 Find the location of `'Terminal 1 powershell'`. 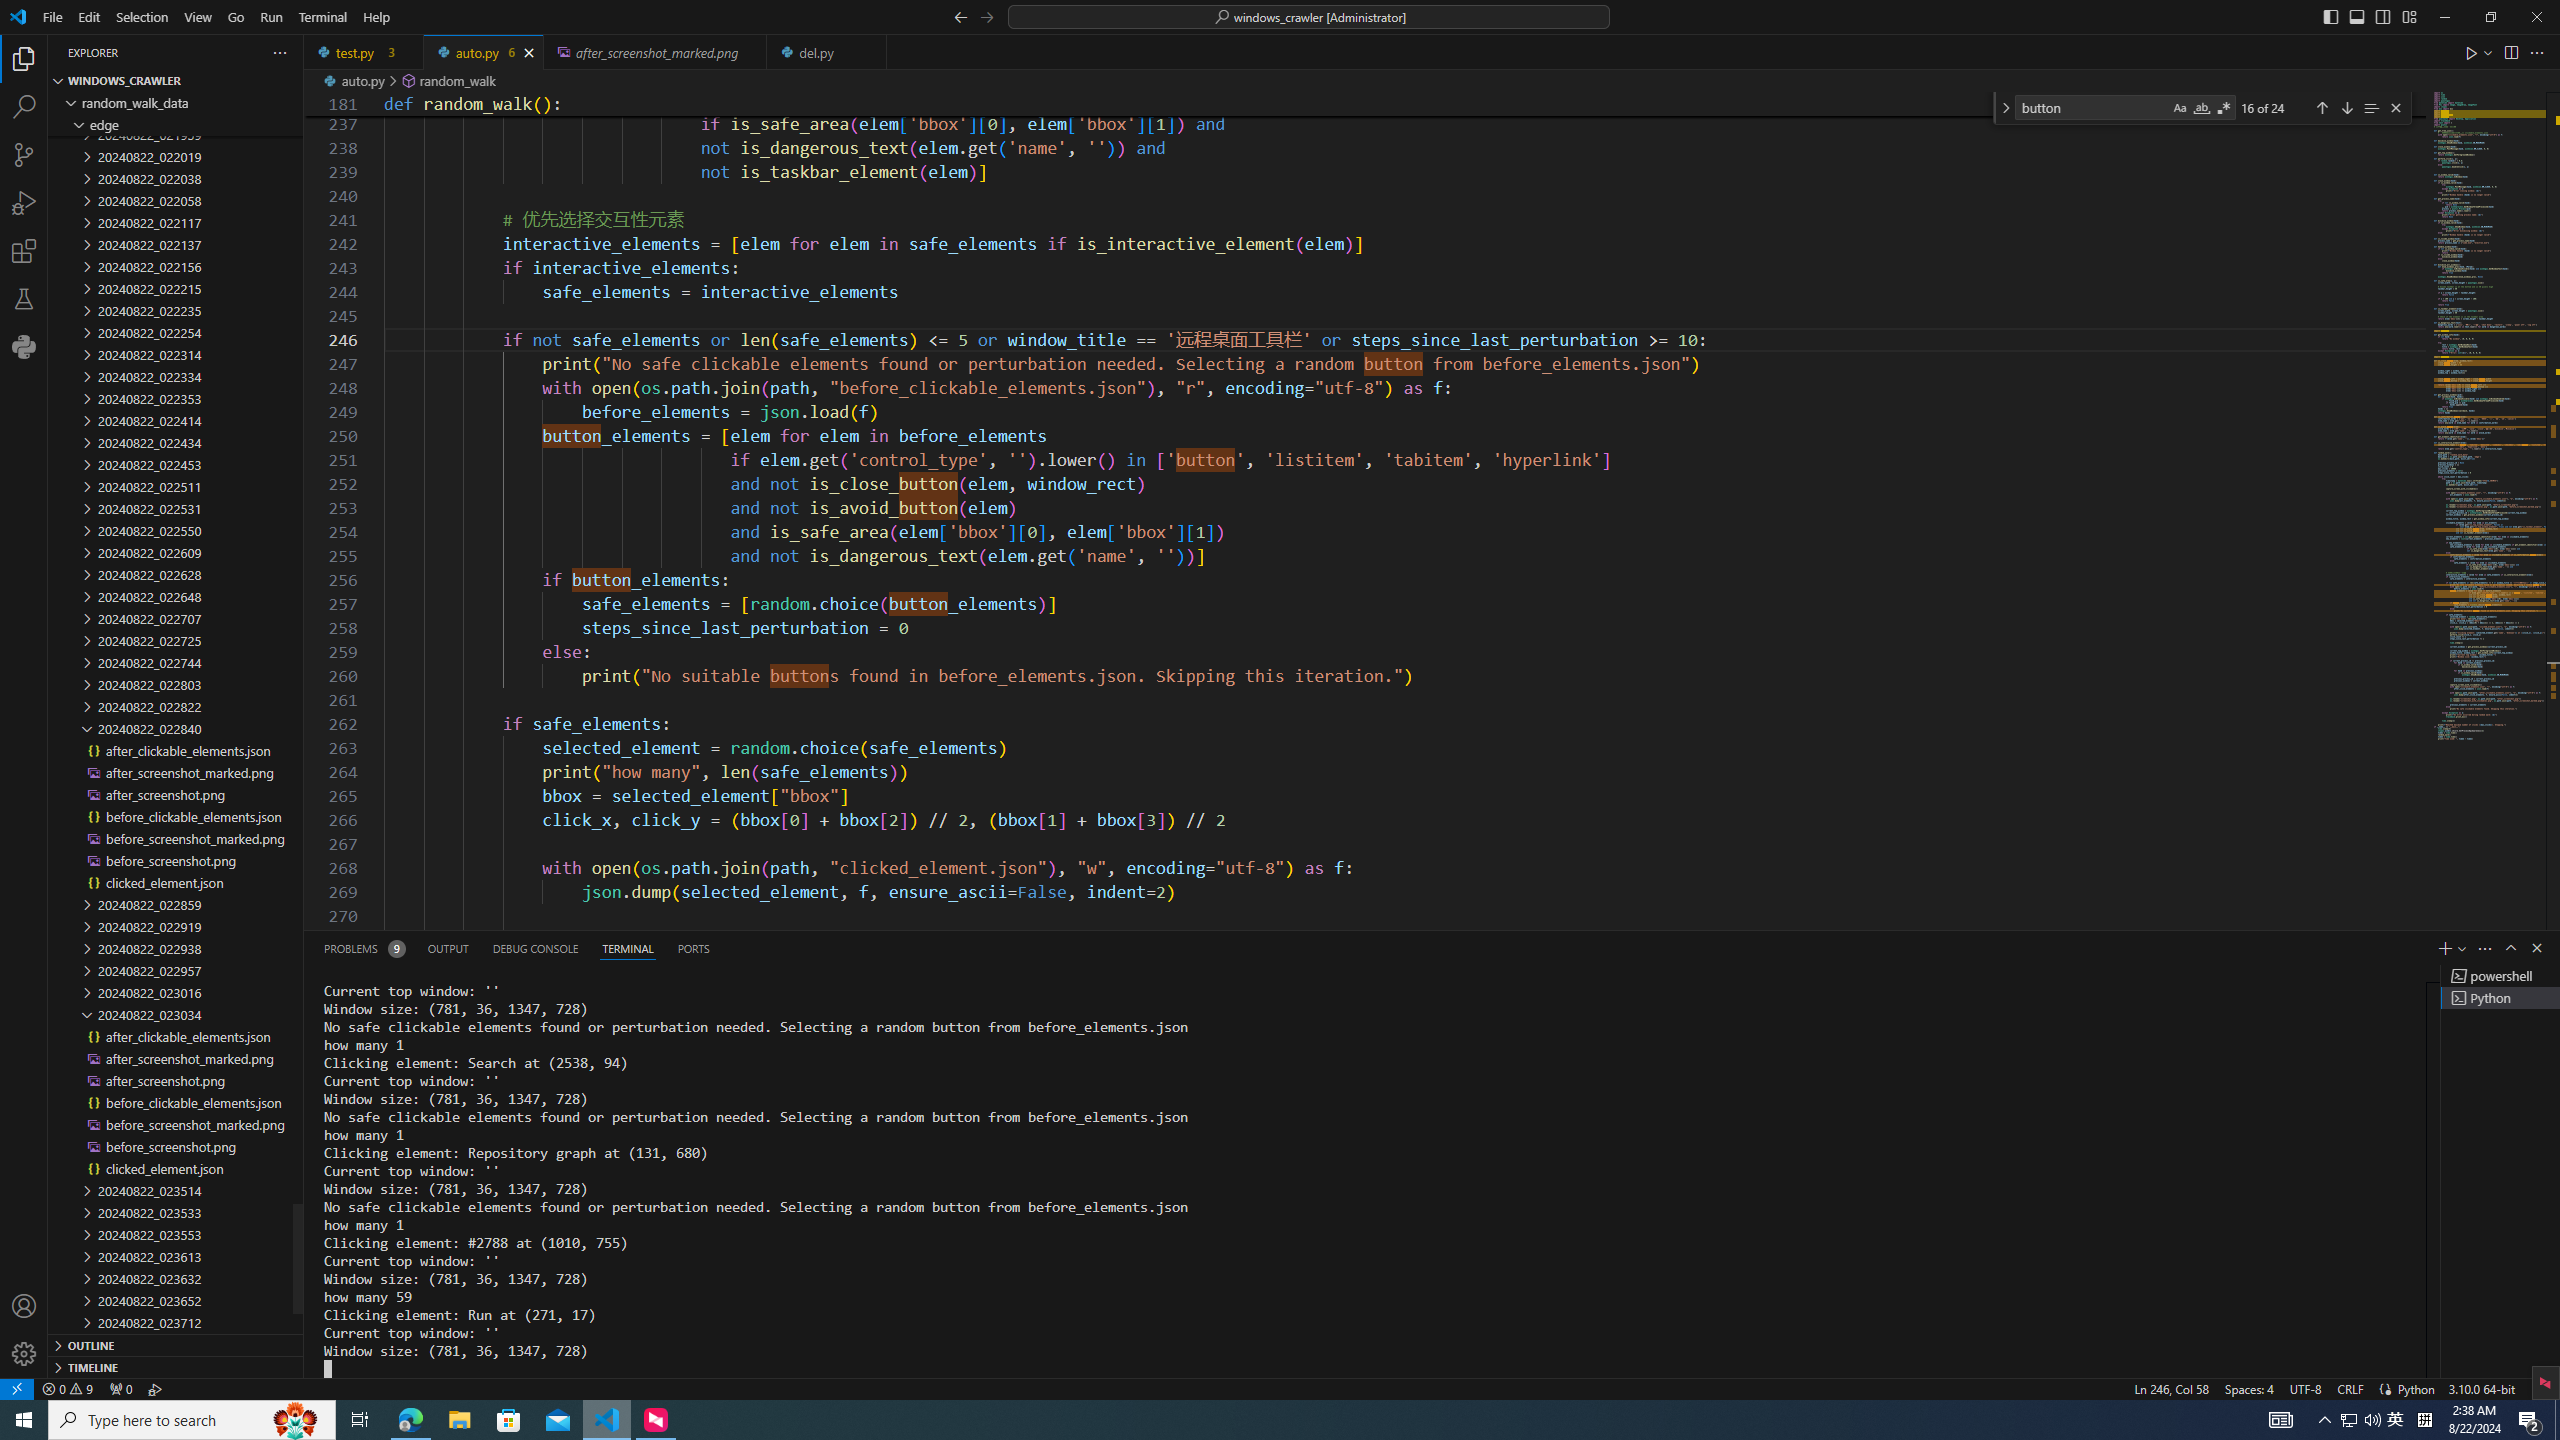

'Terminal 1 powershell' is located at coordinates (2500, 974).